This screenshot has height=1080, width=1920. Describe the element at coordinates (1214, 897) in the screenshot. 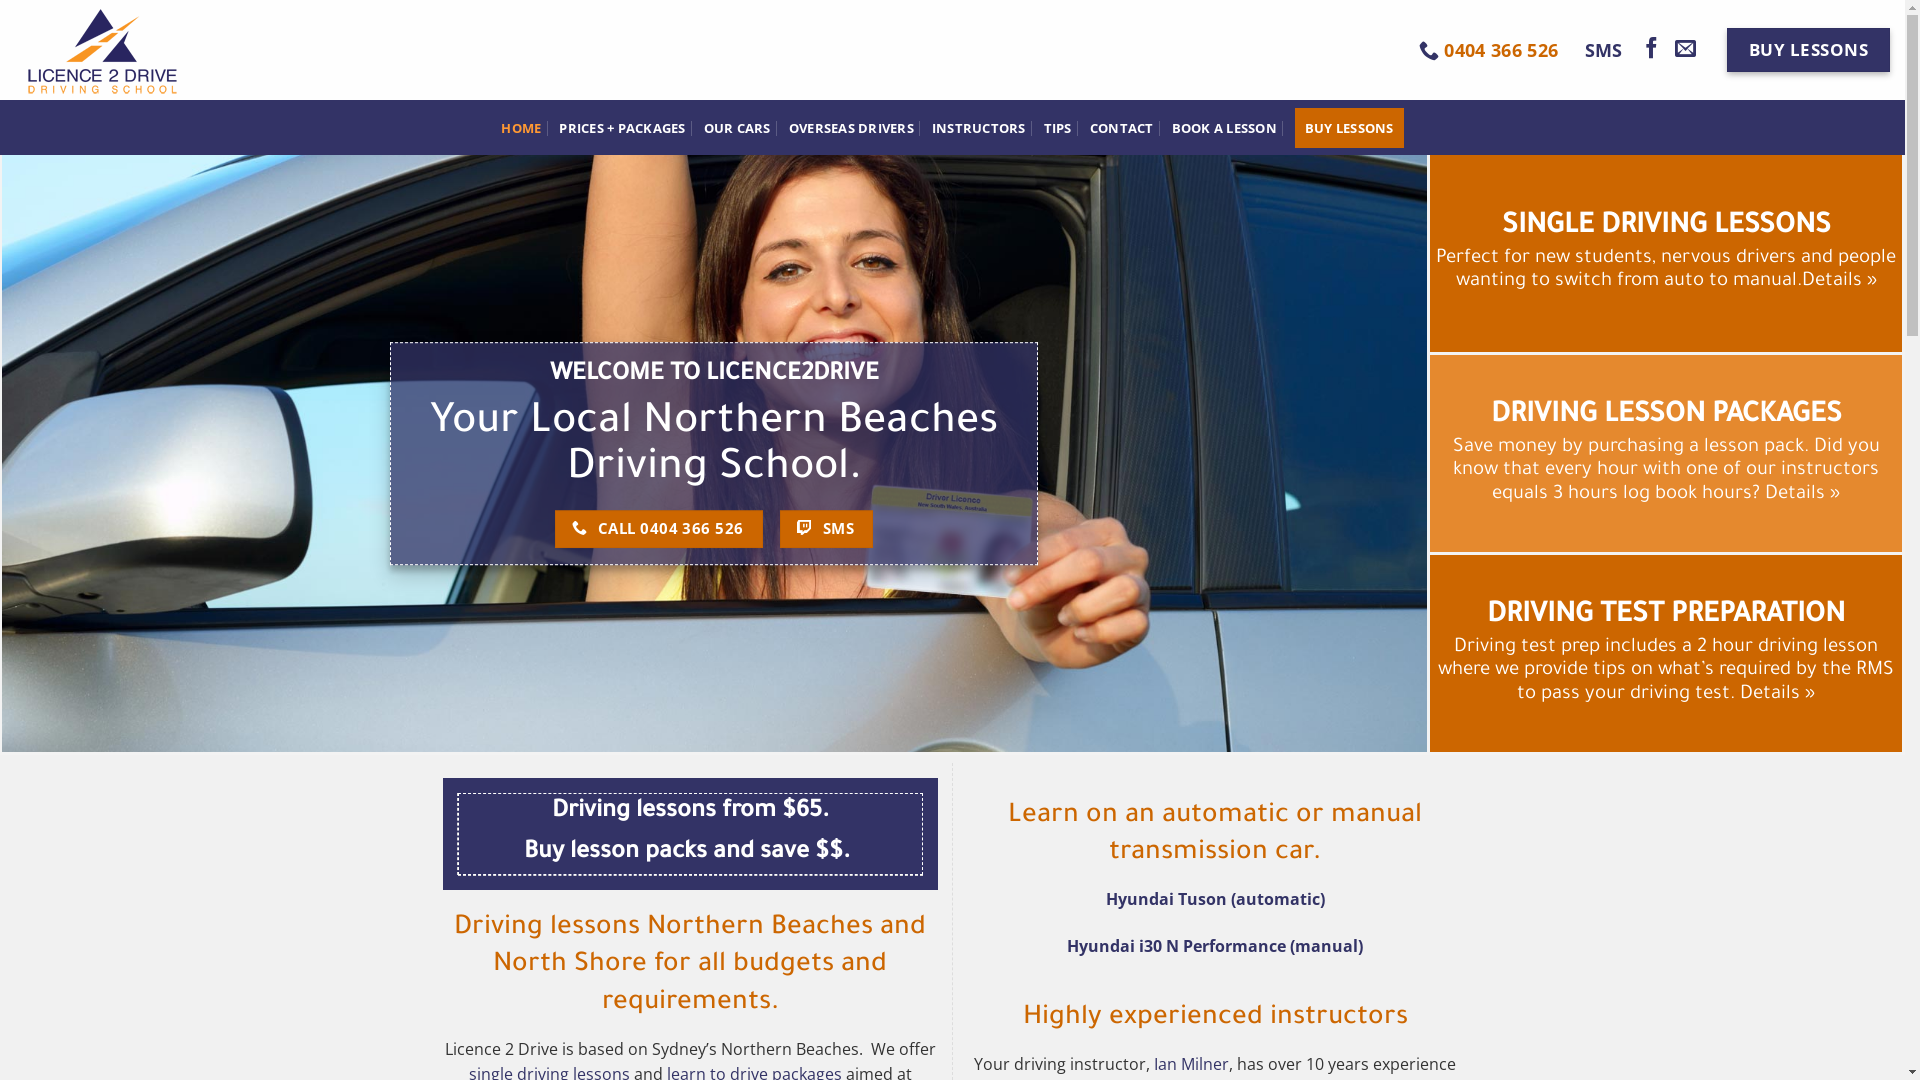

I see `'Hyundai Tuson (automatic)'` at that location.